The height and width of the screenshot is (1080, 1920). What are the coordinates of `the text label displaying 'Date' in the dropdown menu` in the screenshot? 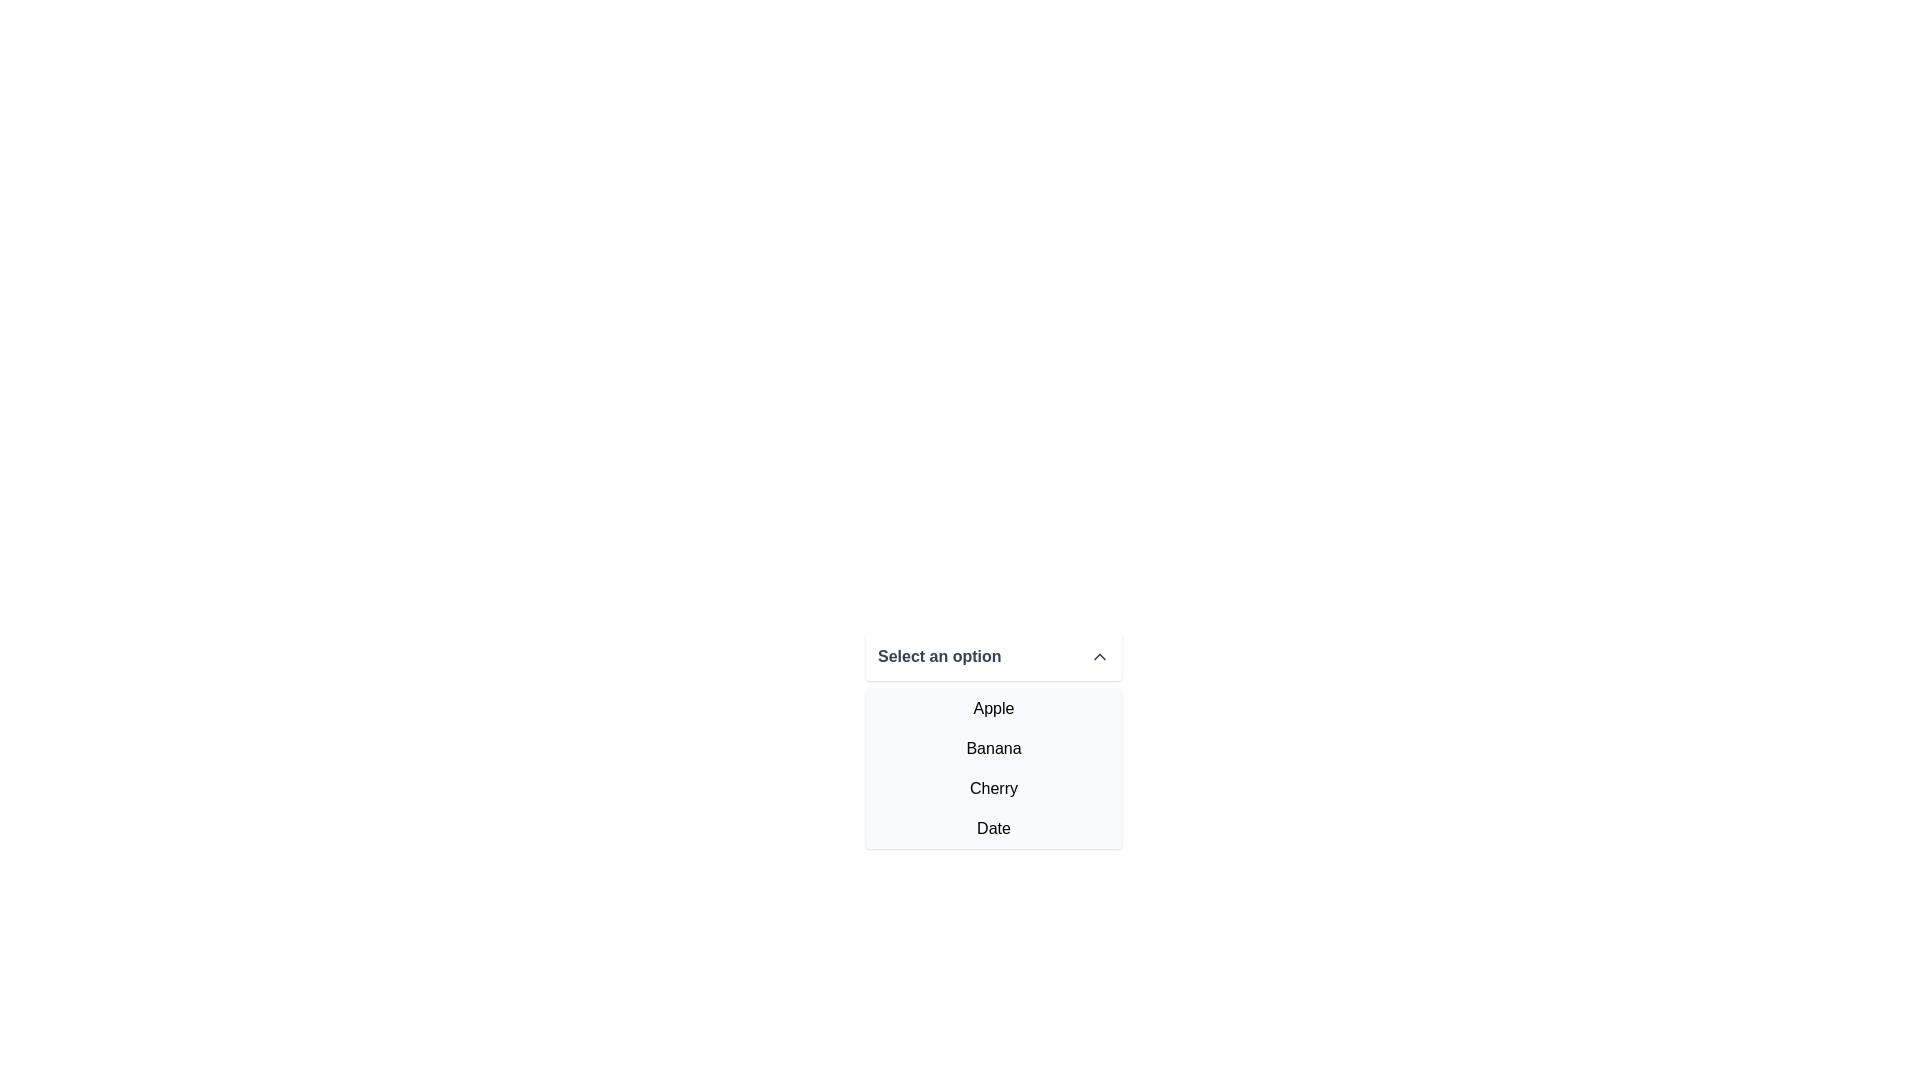 It's located at (993, 829).